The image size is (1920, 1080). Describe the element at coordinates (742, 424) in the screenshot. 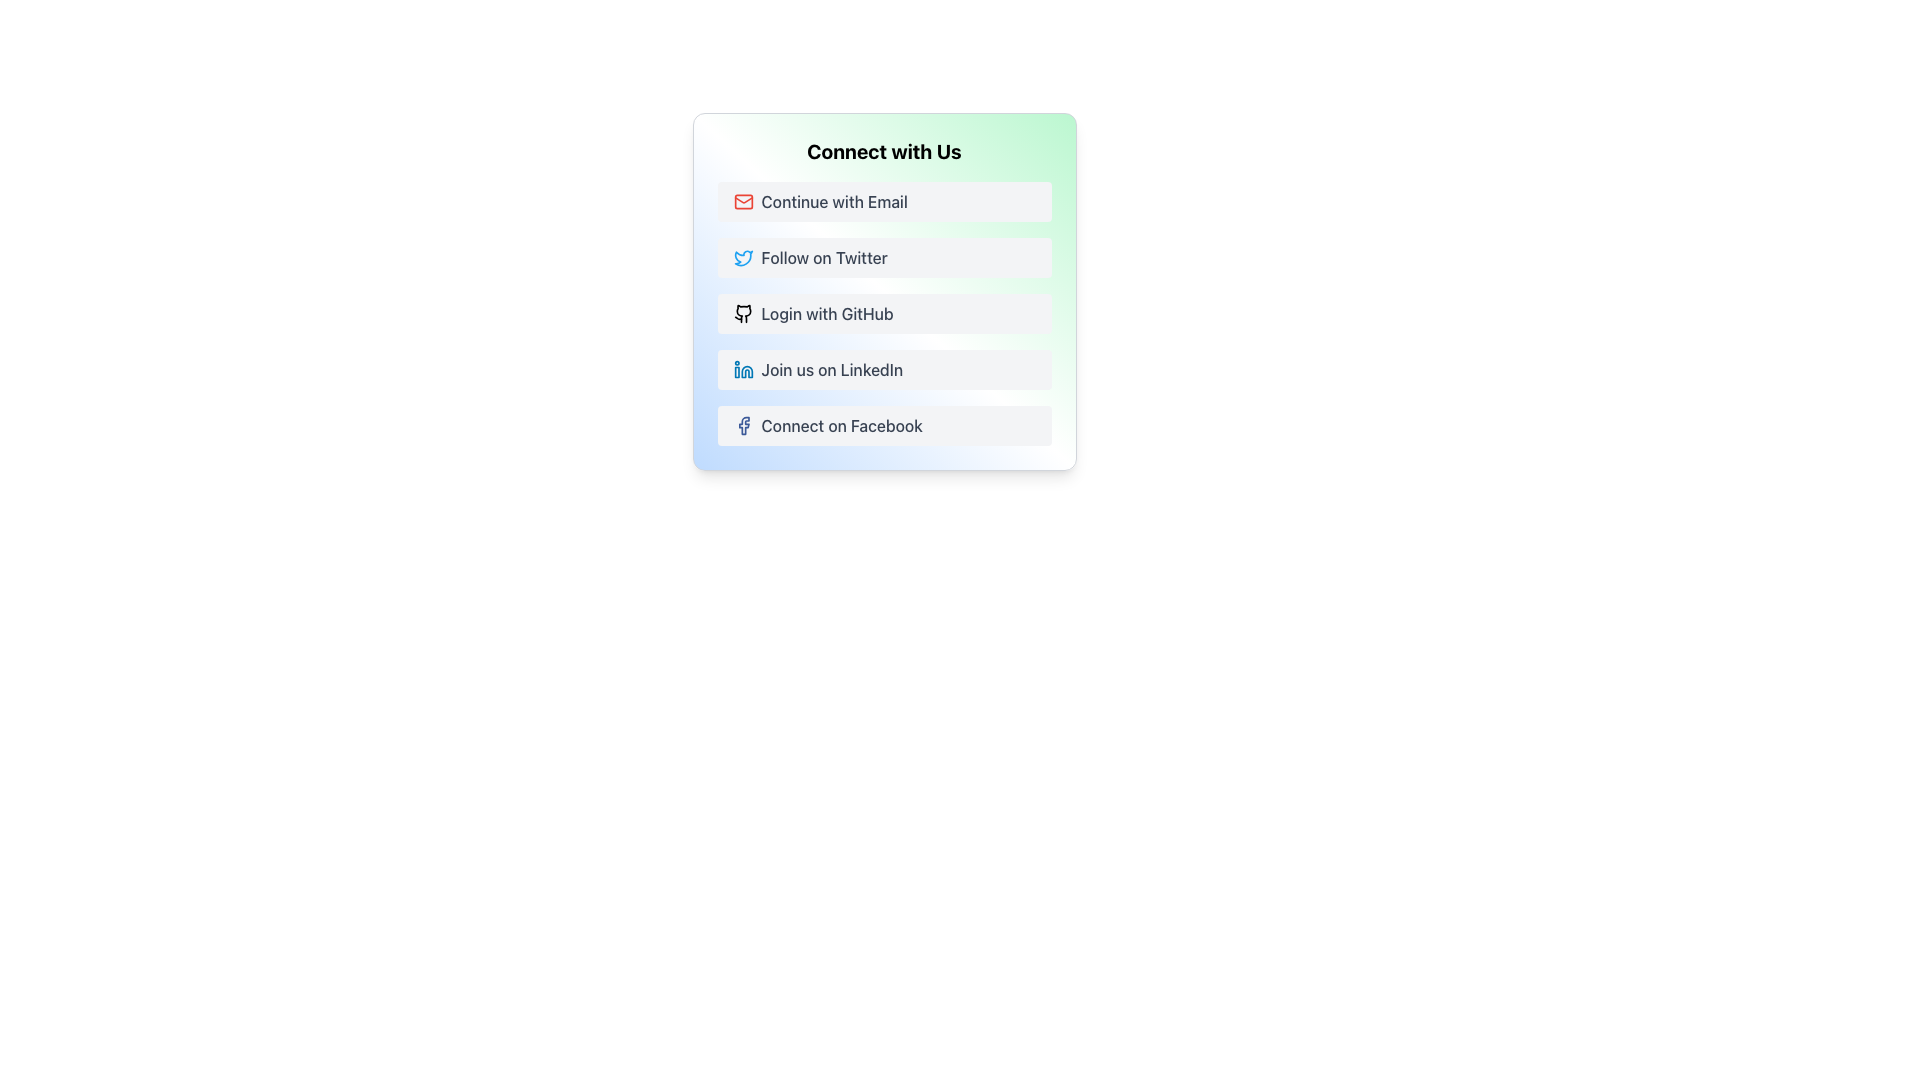

I see `the small Facebook SVG Icon featuring the 'f' symbol, styled with a blue stroke, located in the row labeled 'Connect on Facebook' at the bottommost position of the list` at that location.